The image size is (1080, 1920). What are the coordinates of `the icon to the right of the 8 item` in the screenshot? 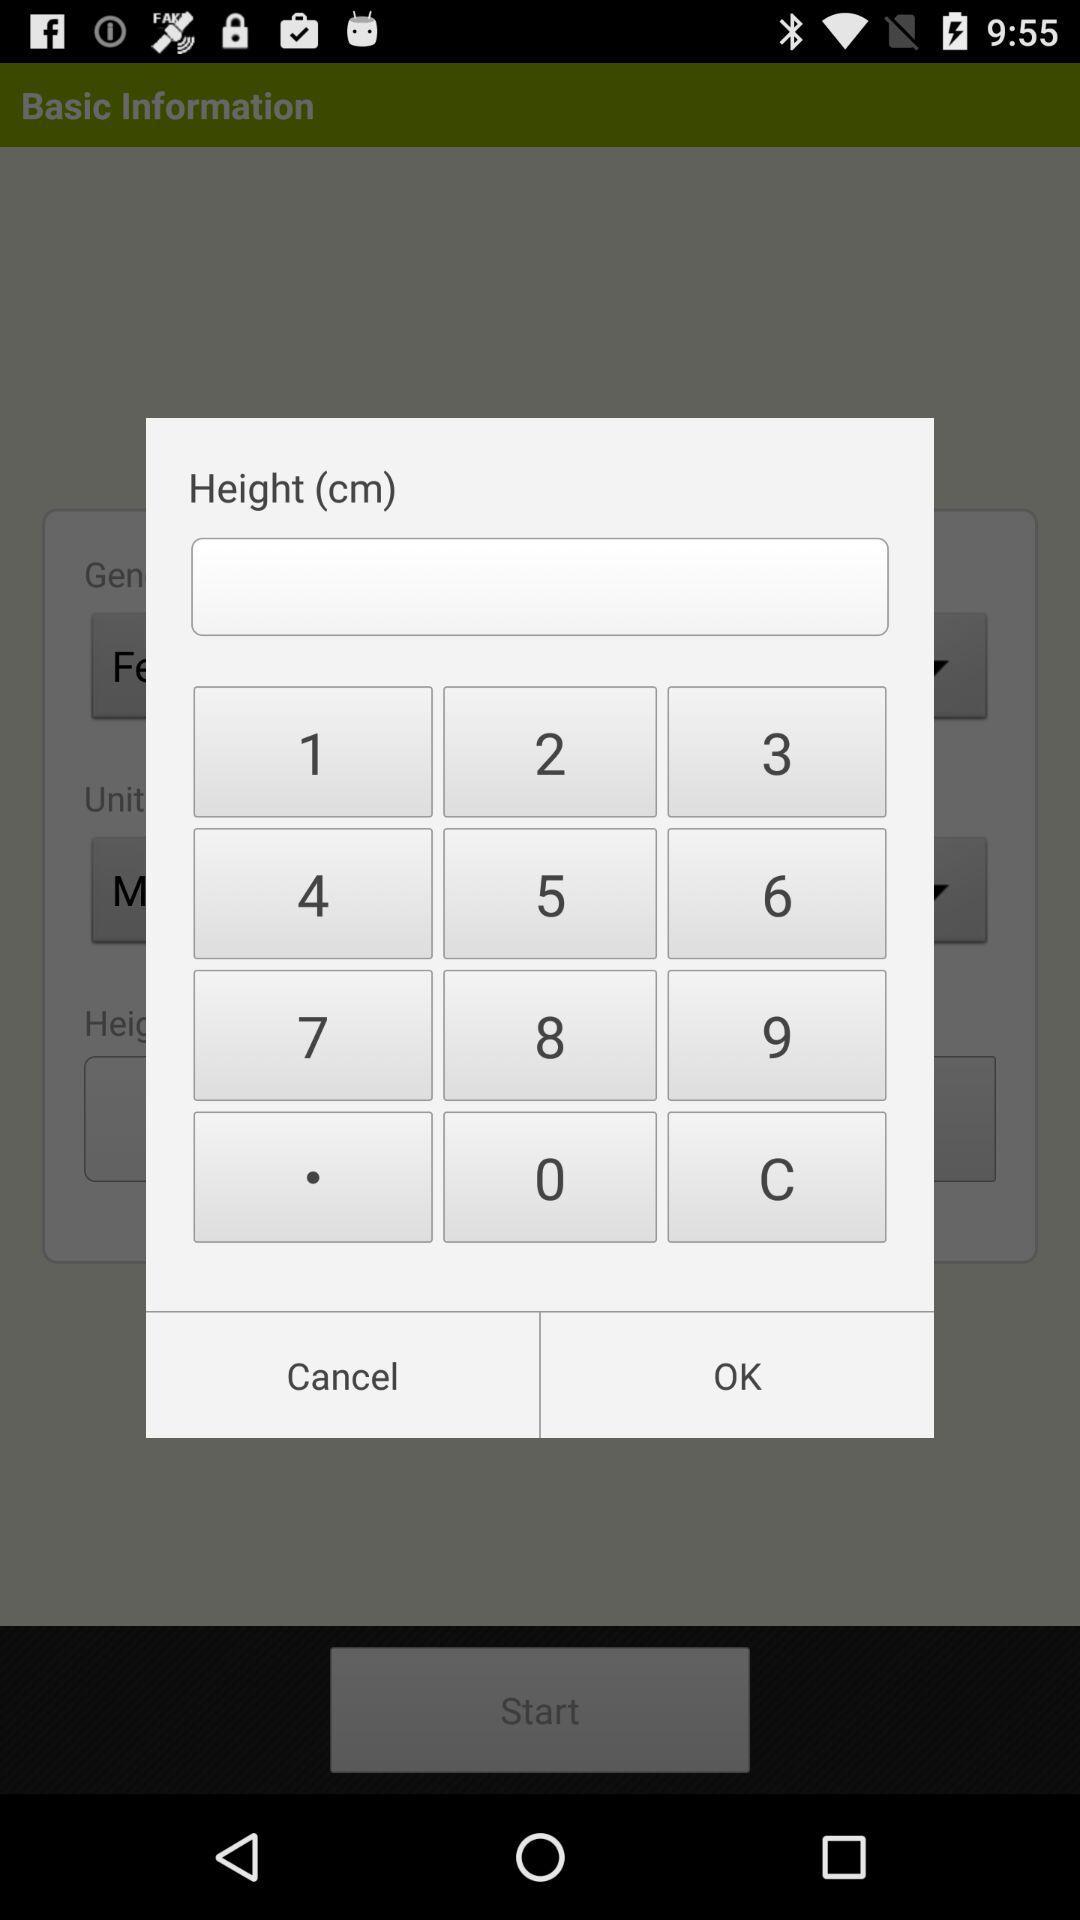 It's located at (775, 1177).